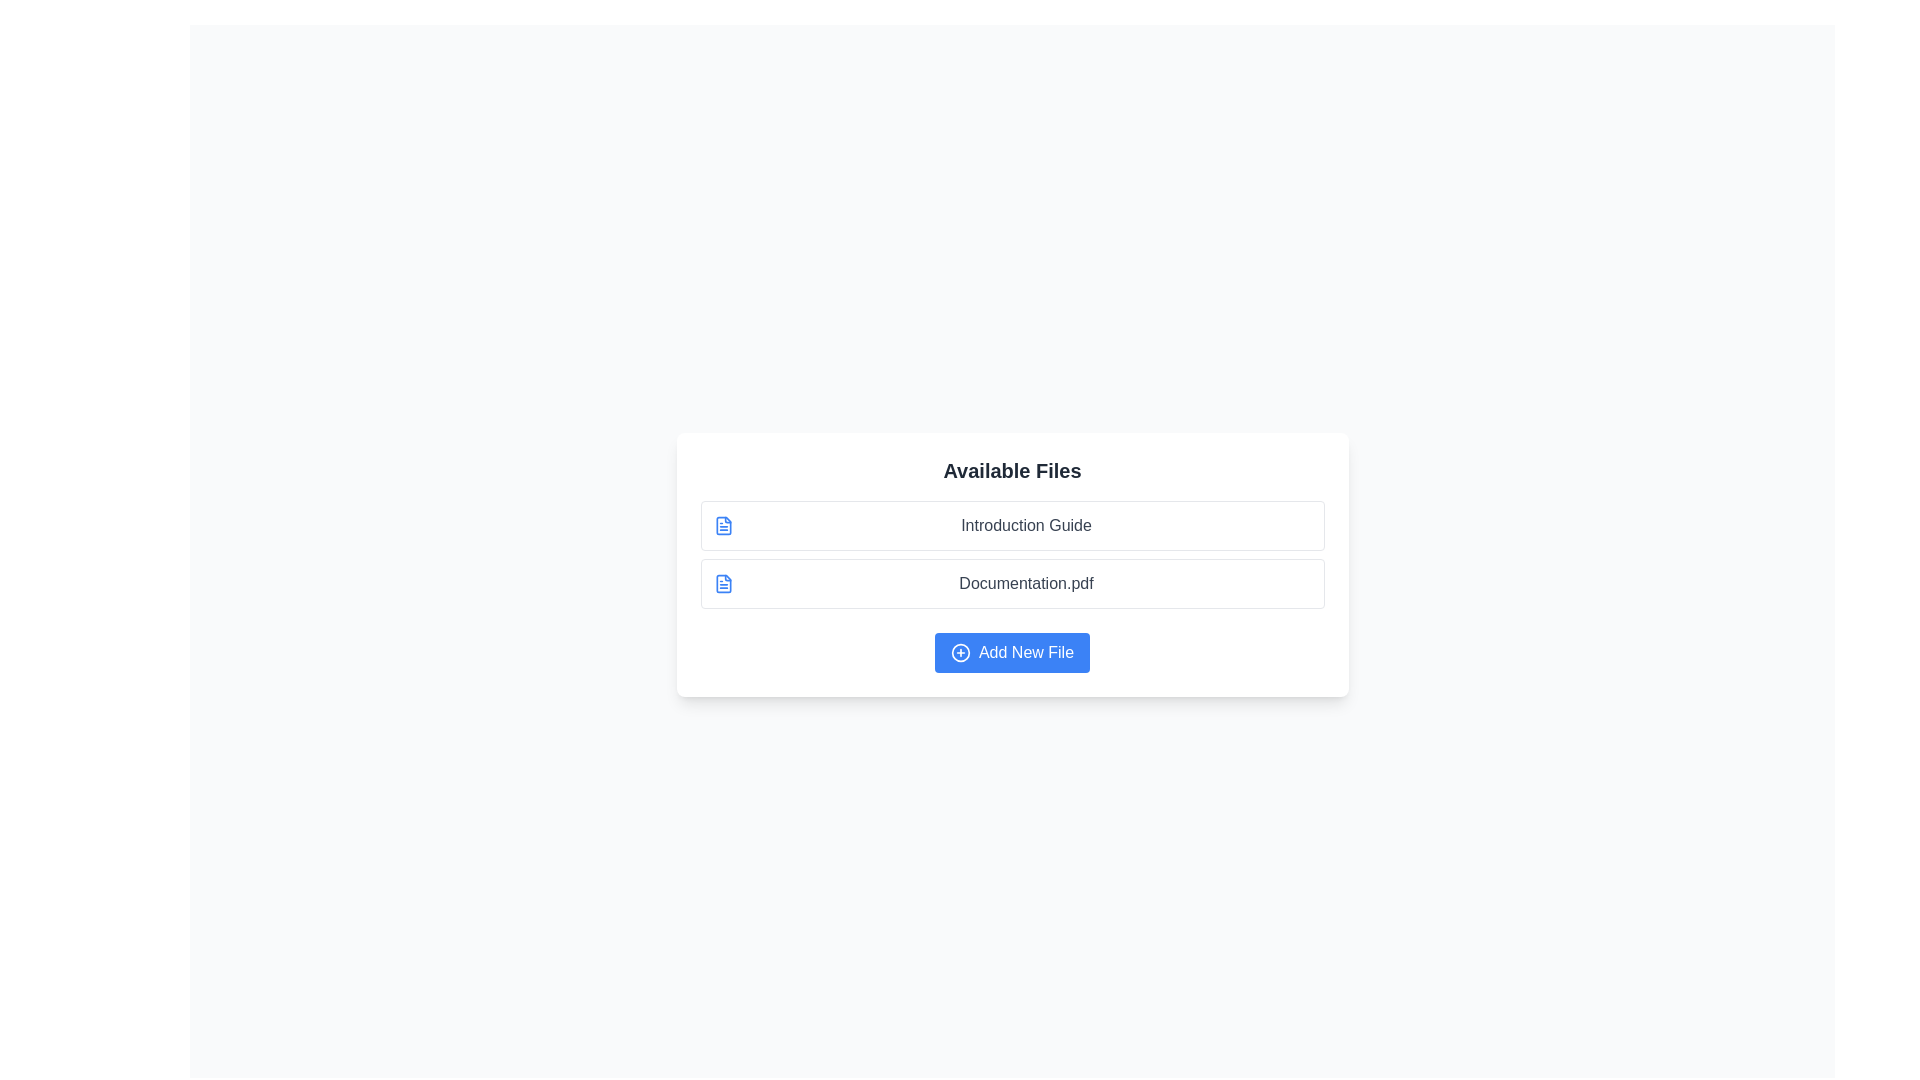 This screenshot has height=1080, width=1920. I want to click on the distinct button at the center-bottom of the visible card to initiate the file addition process, so click(1012, 652).